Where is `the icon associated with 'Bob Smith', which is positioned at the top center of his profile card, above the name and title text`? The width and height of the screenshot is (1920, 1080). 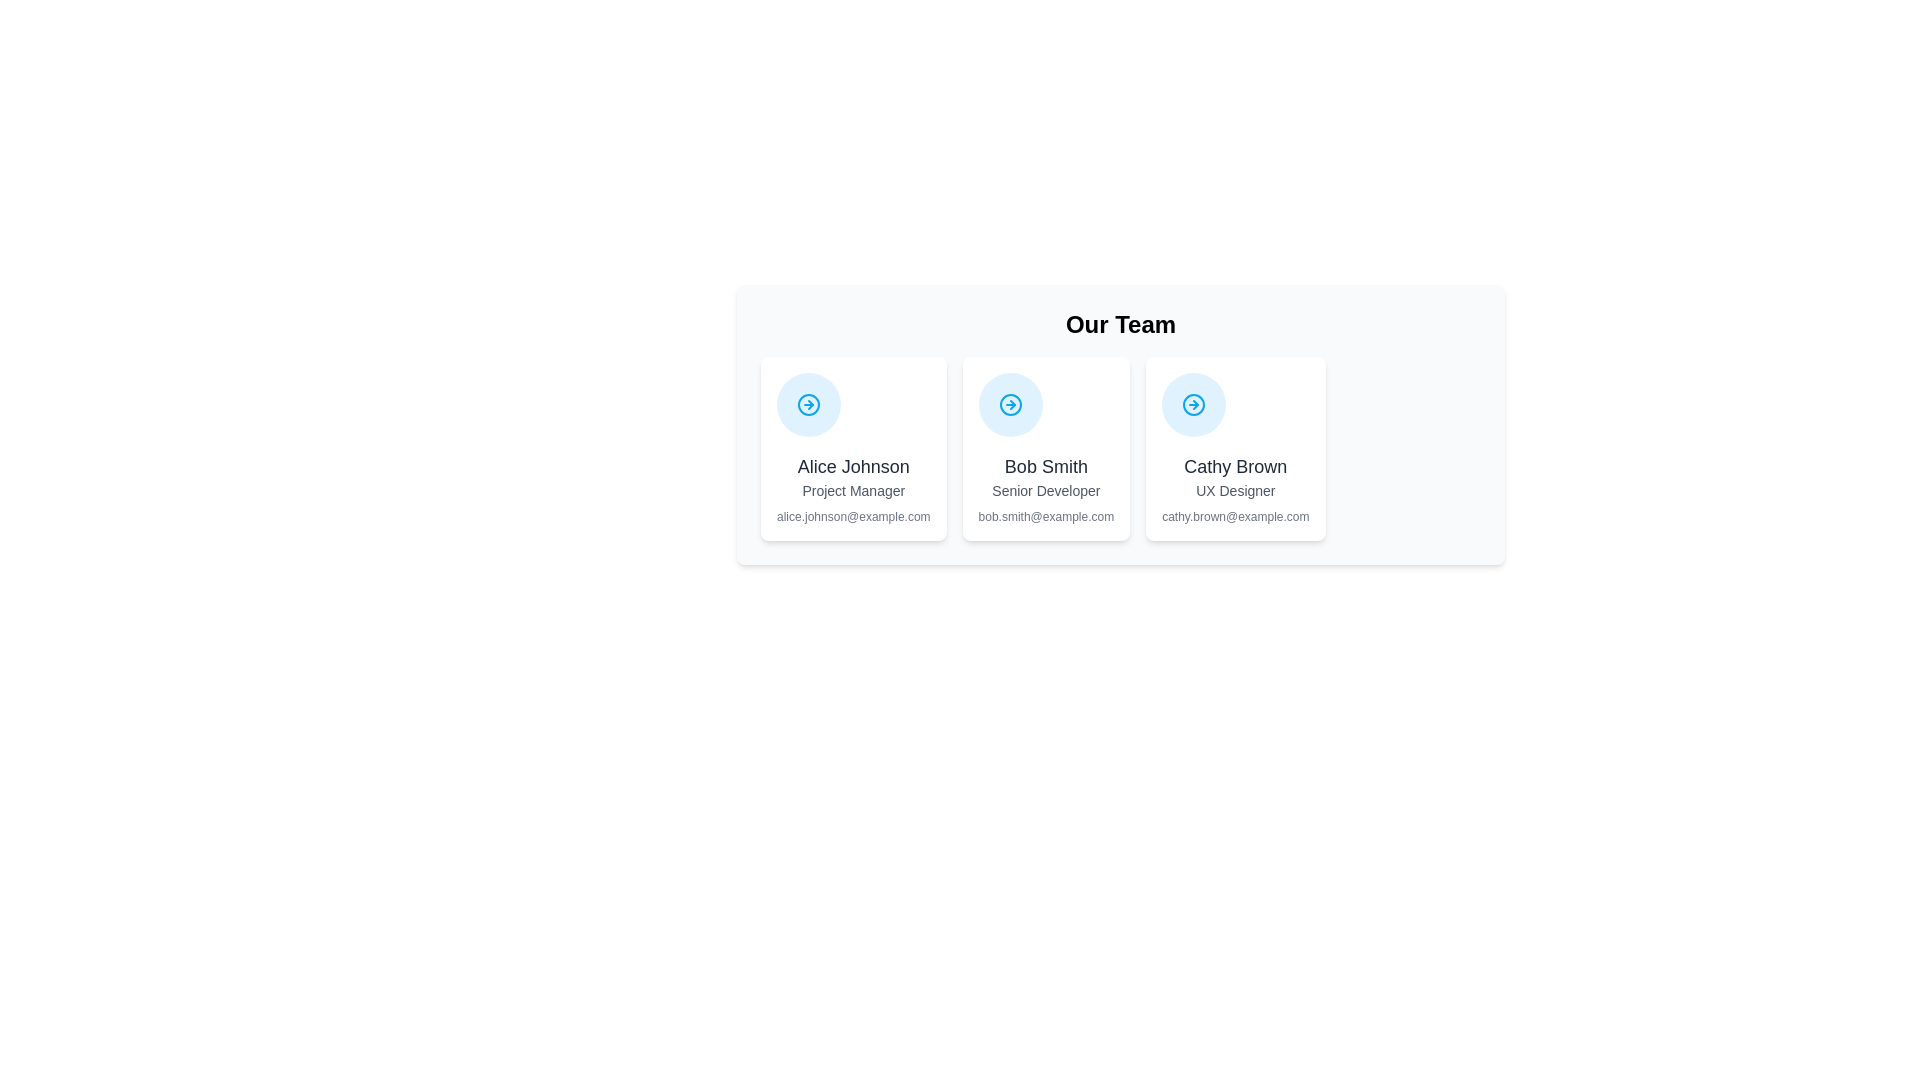
the icon associated with 'Bob Smith', which is positioned at the top center of his profile card, above the name and title text is located at coordinates (1010, 405).